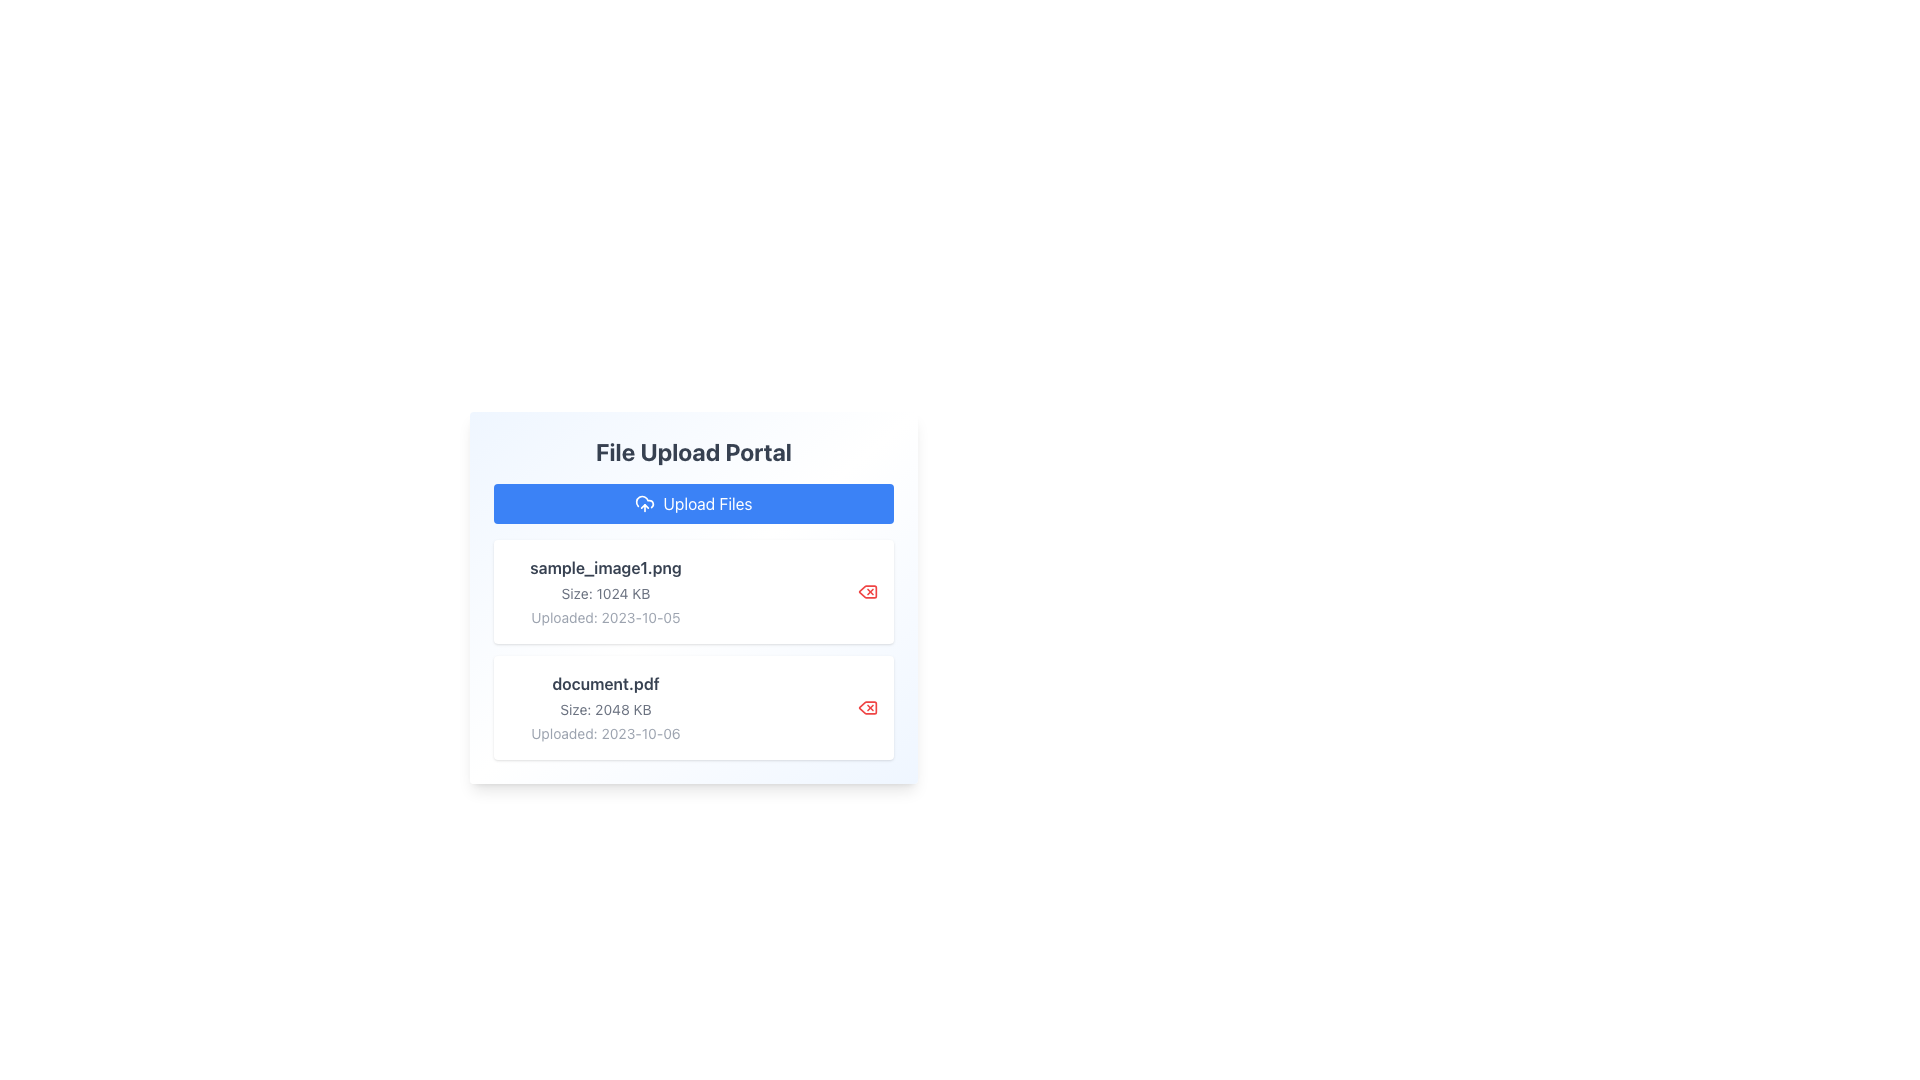 This screenshot has height=1080, width=1920. I want to click on the 'Upload' button located centrally in the 'File Upload Portal' section to initiate the file upload process, so click(694, 503).